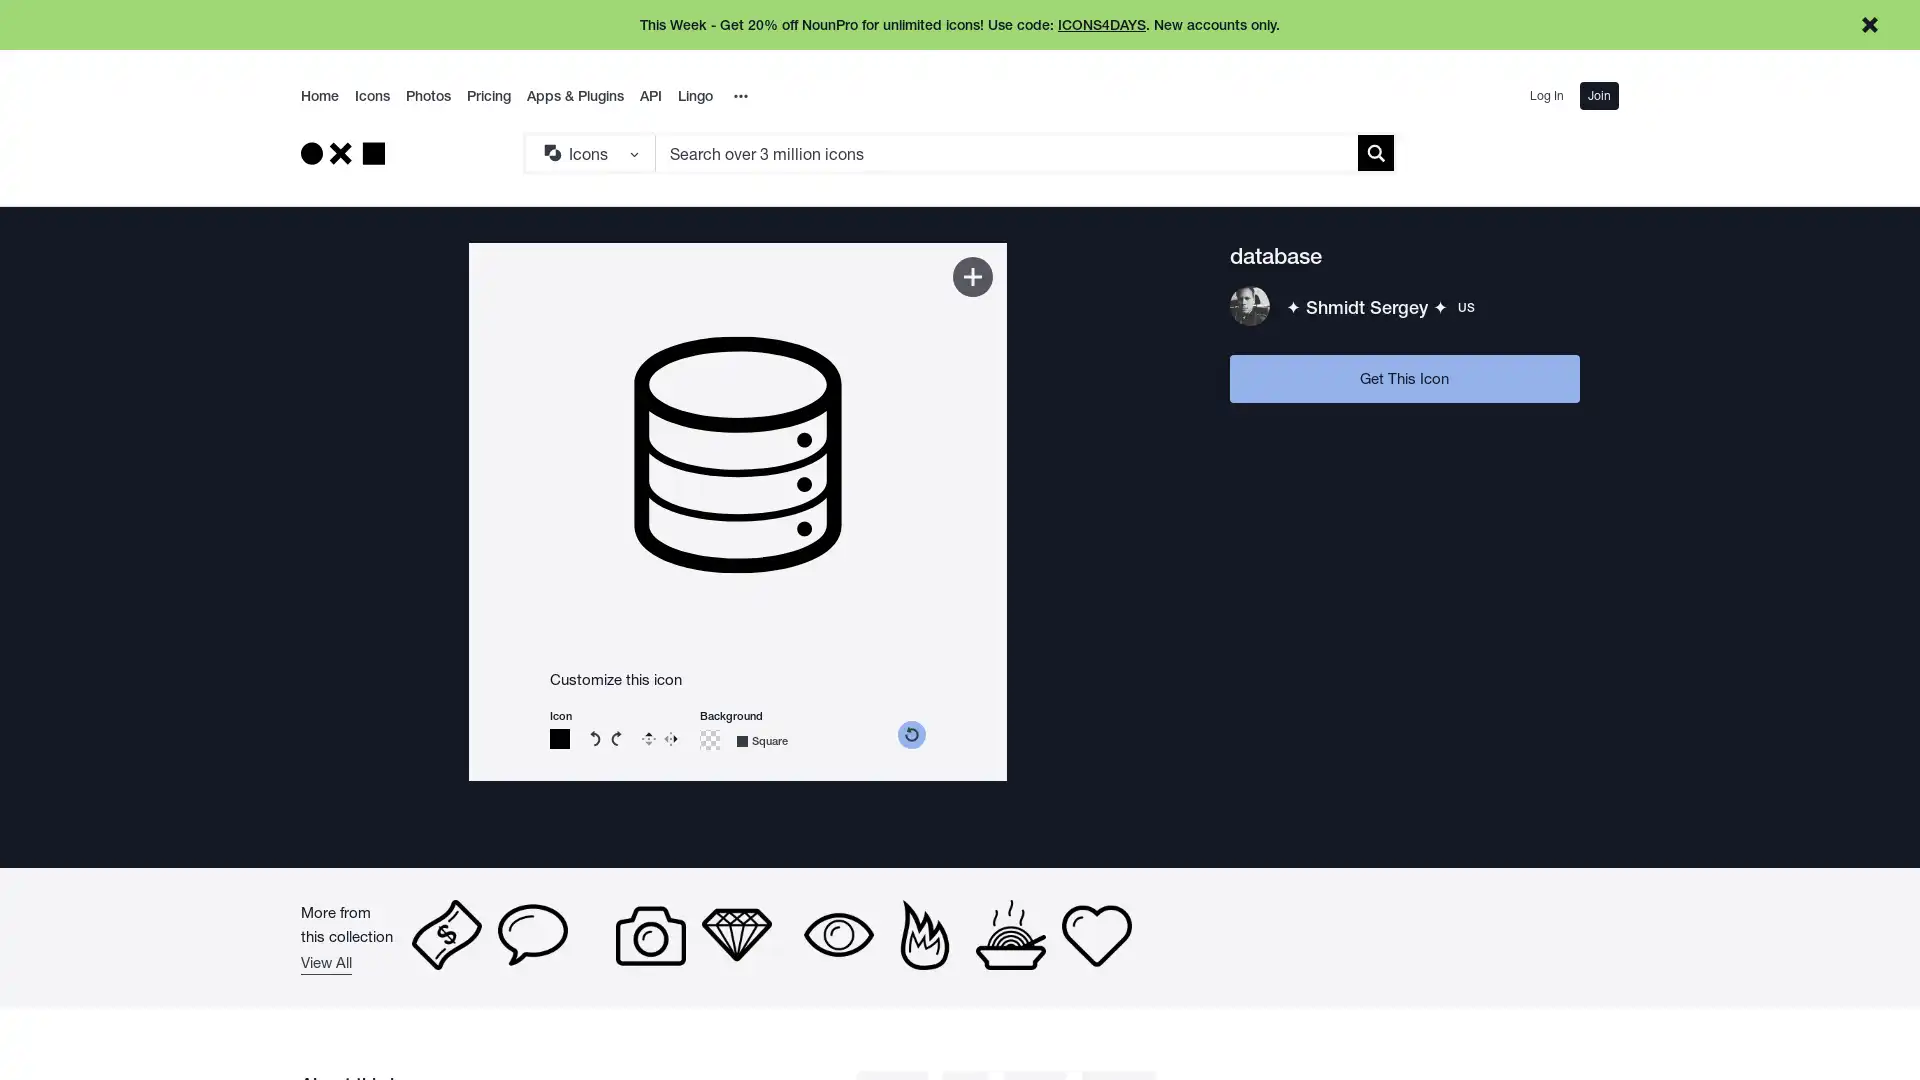 The height and width of the screenshot is (1080, 1920). Describe the element at coordinates (1402, 378) in the screenshot. I see `Get This Icon` at that location.